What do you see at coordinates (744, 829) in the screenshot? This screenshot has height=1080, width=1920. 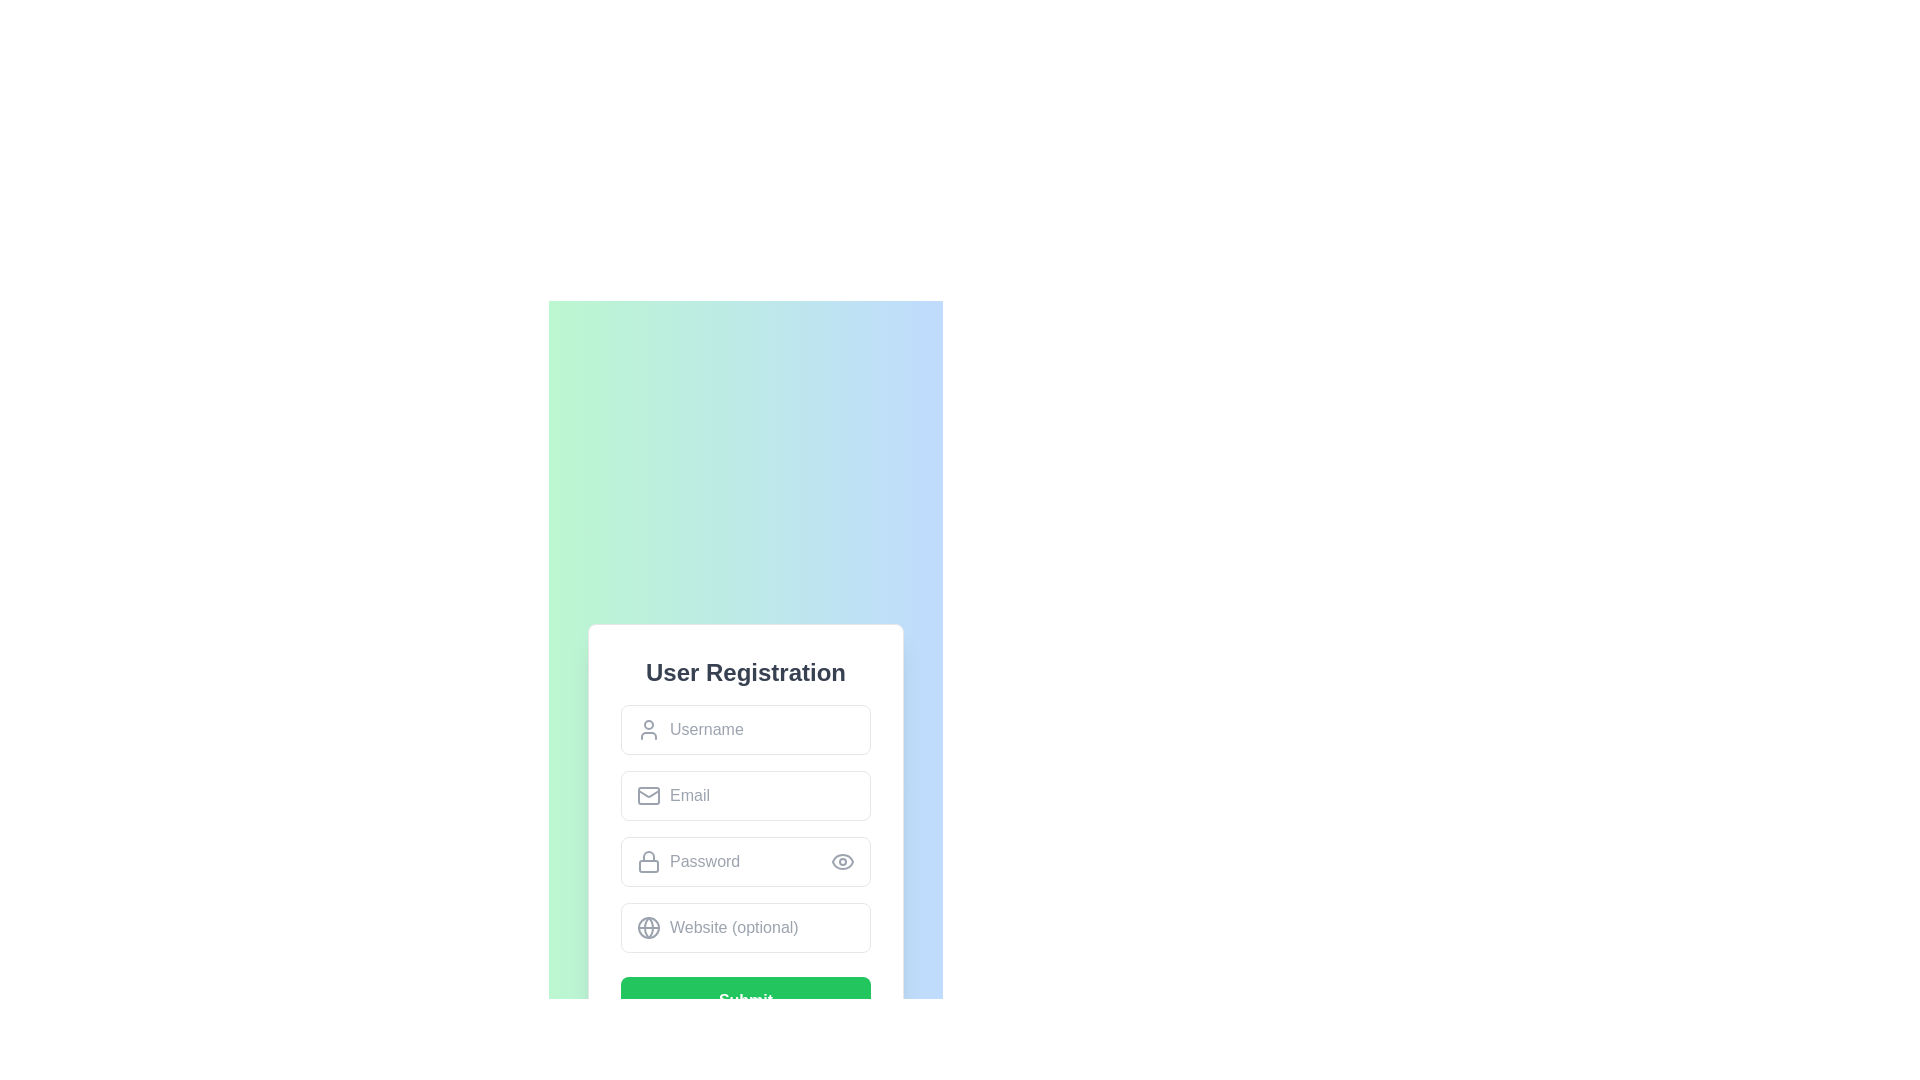 I see `the vertical form layout containing input fields for user registration to activate the focus effect` at bounding box center [744, 829].